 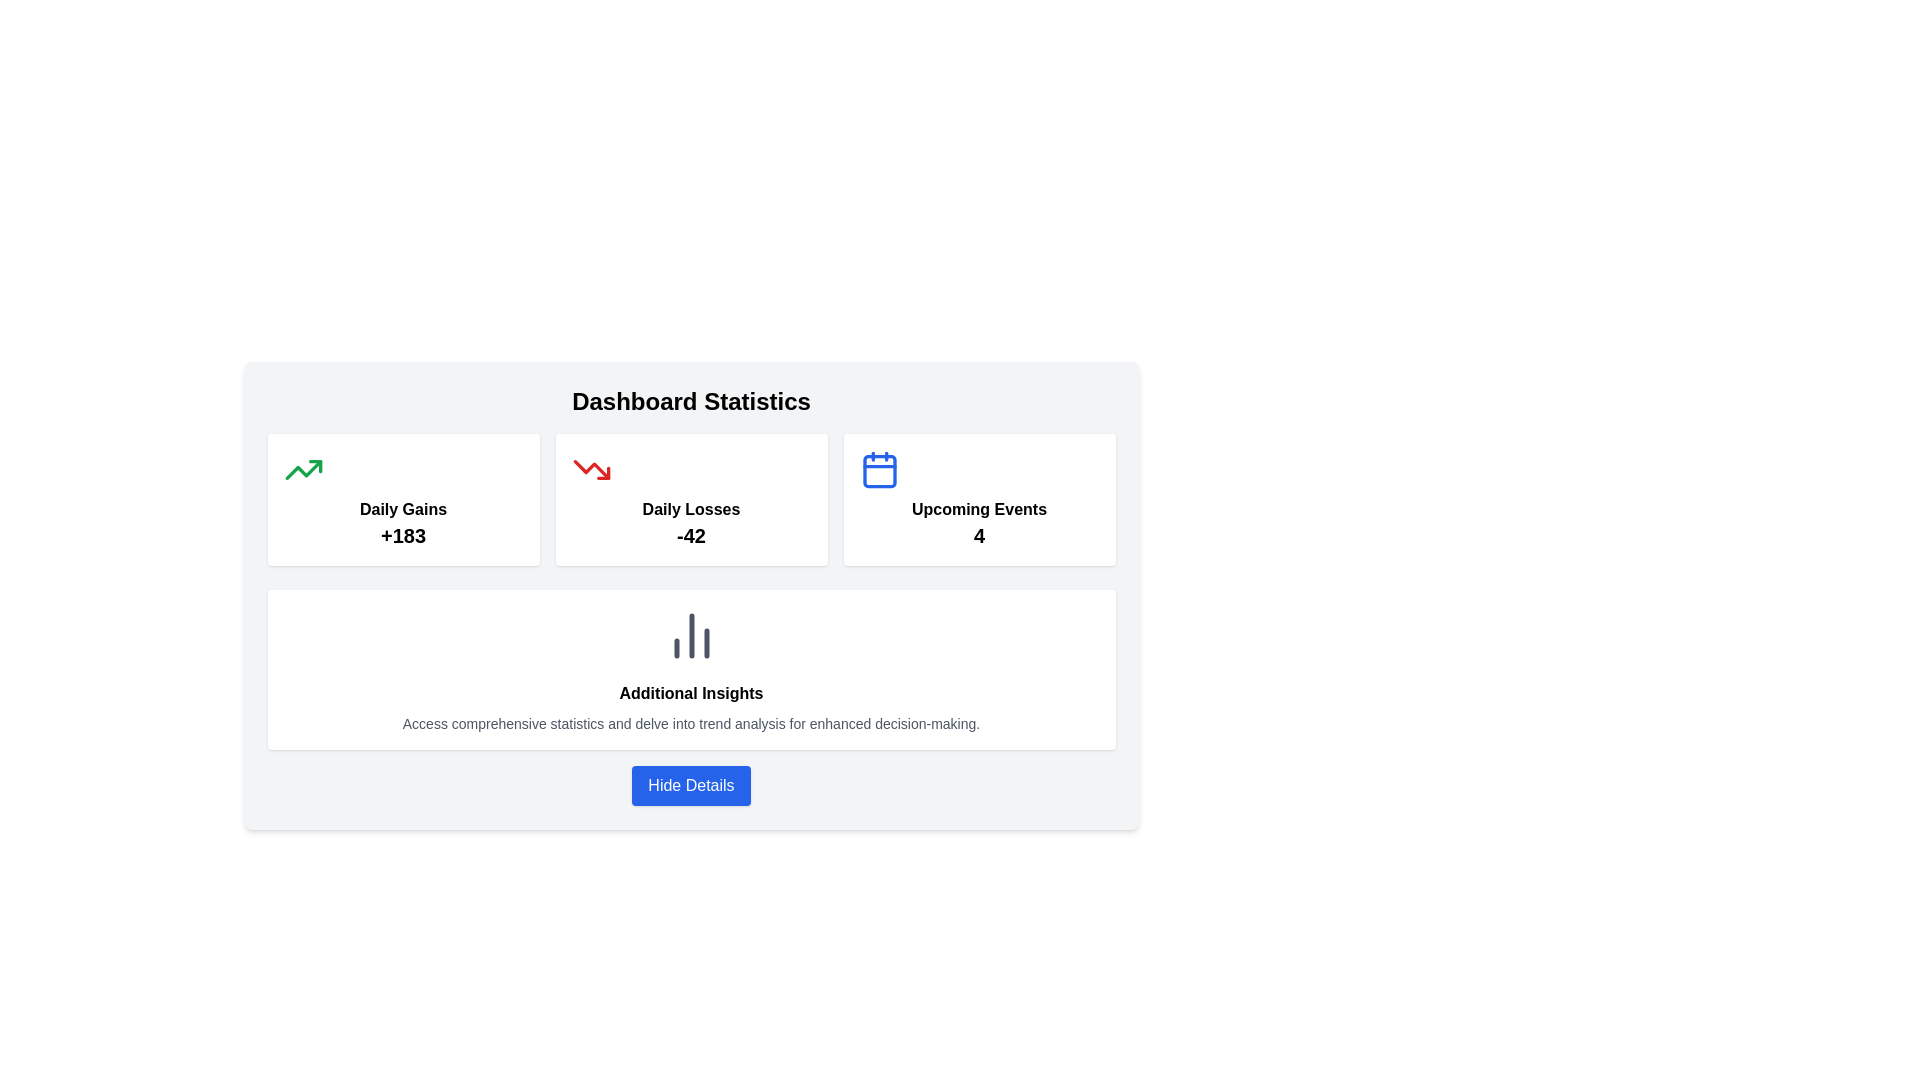 I want to click on the bold text label 'Daily Gains', which is part of a summary card in the 'Dashboard Statistics' section, located above the text value '+183', so click(x=402, y=508).